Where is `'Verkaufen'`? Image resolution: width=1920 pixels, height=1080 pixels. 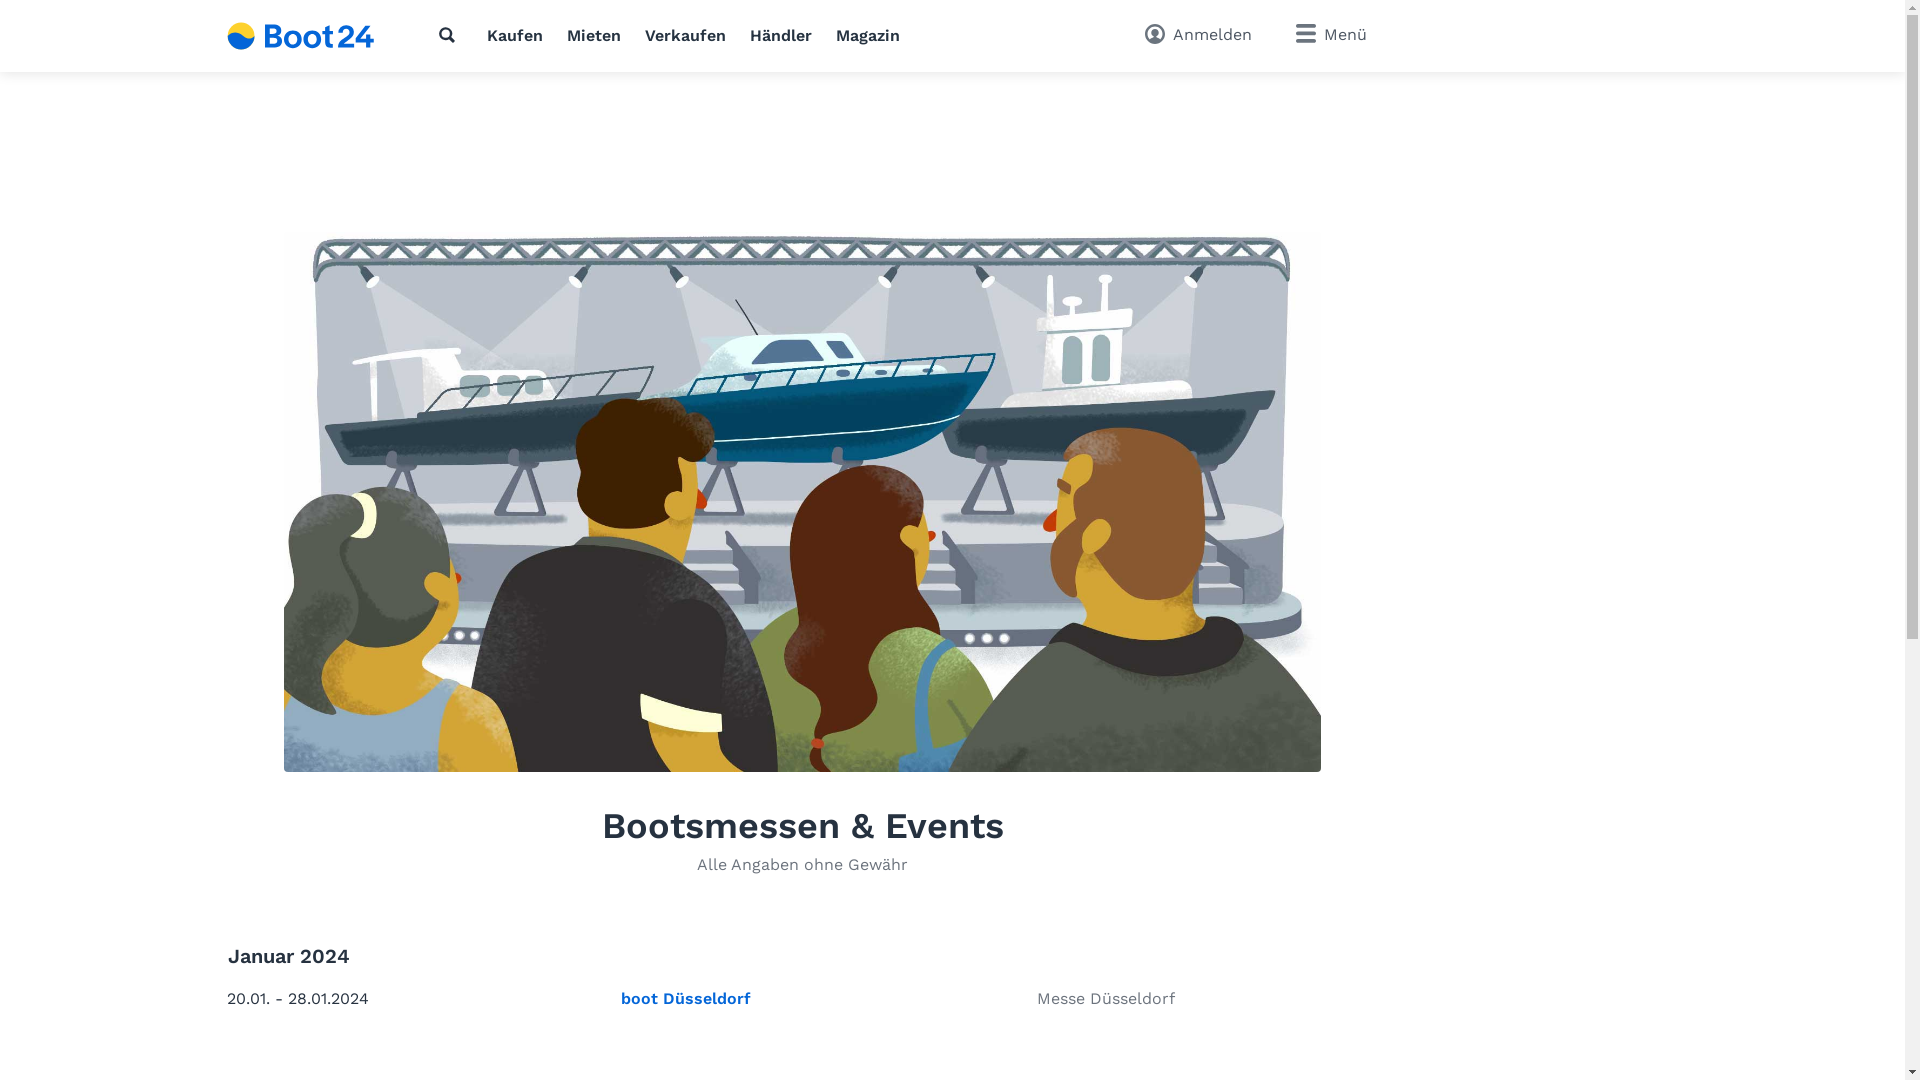
'Verkaufen' is located at coordinates (685, 35).